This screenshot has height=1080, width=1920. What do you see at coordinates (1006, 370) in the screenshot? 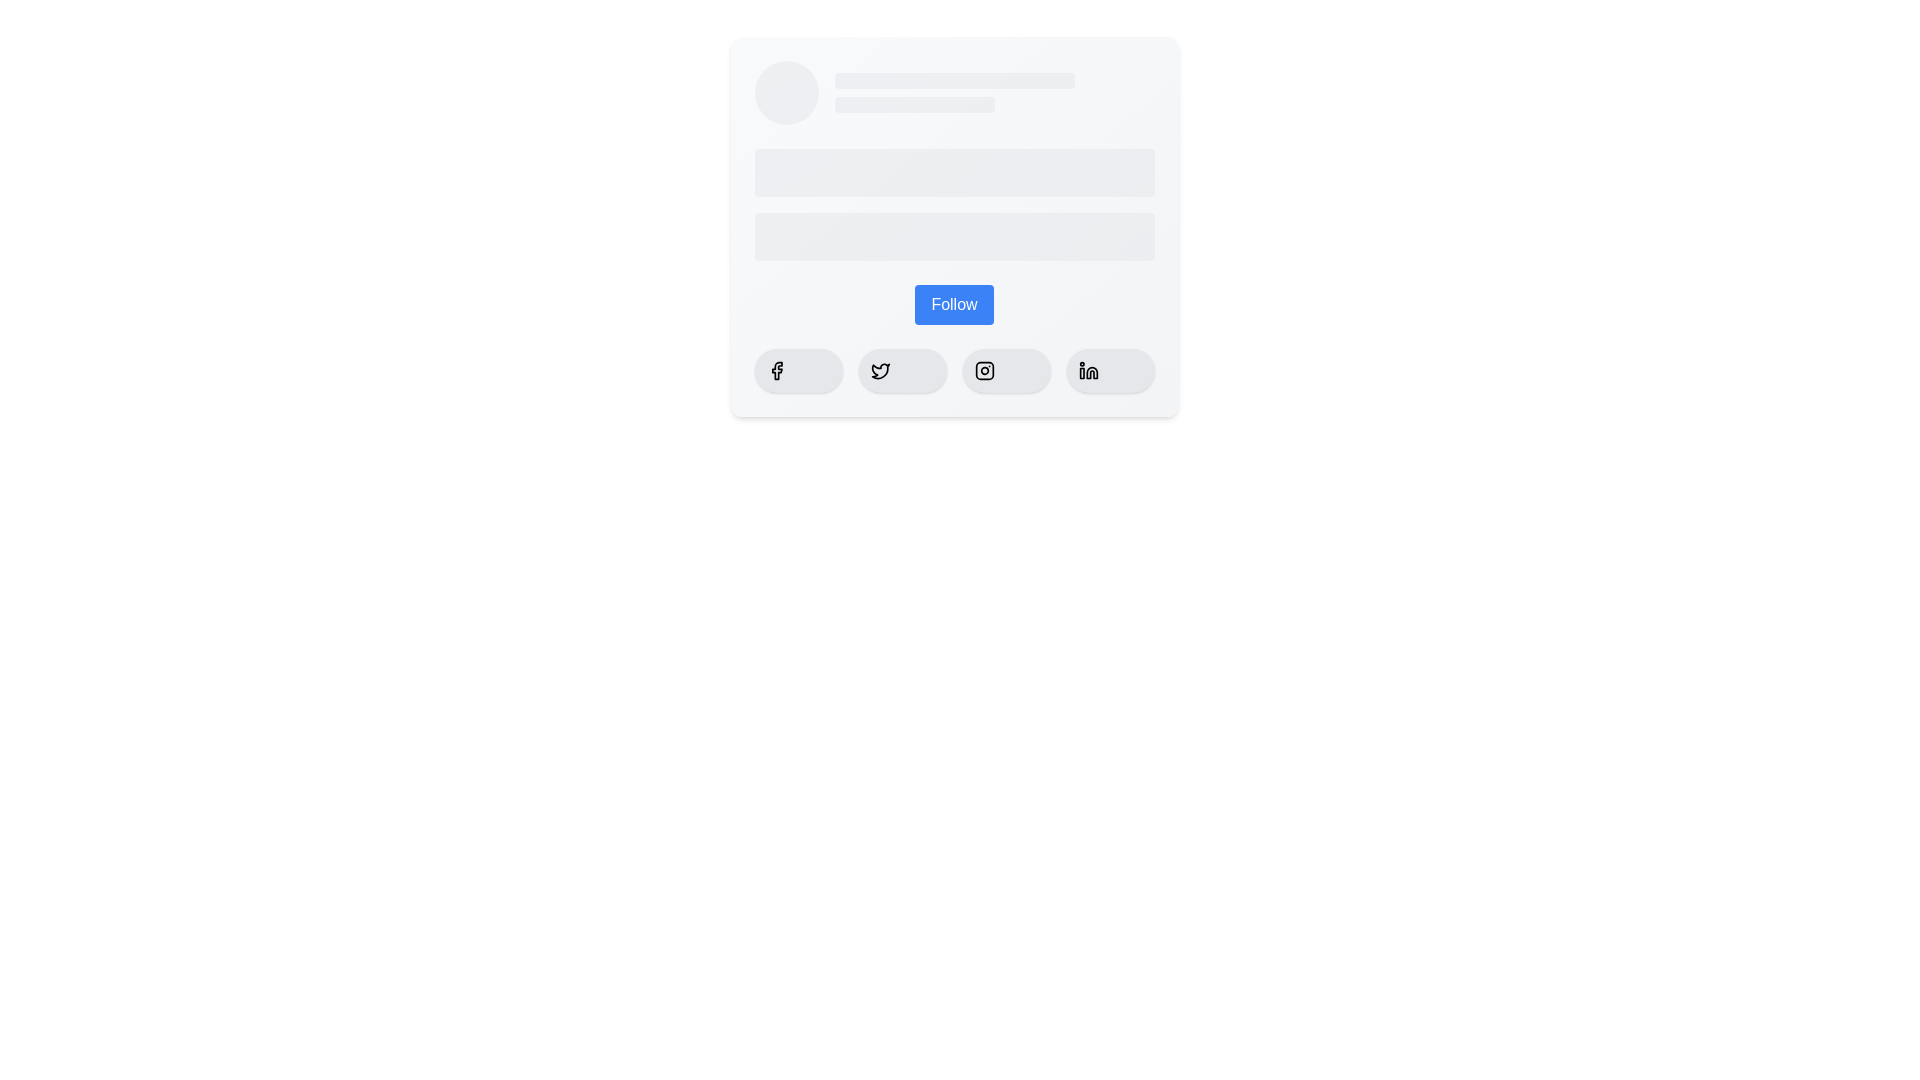
I see `the Instagram button located at the bottom of the card-like section, positioned to the right of the Twitter button and left of the LinkedIn button` at bounding box center [1006, 370].